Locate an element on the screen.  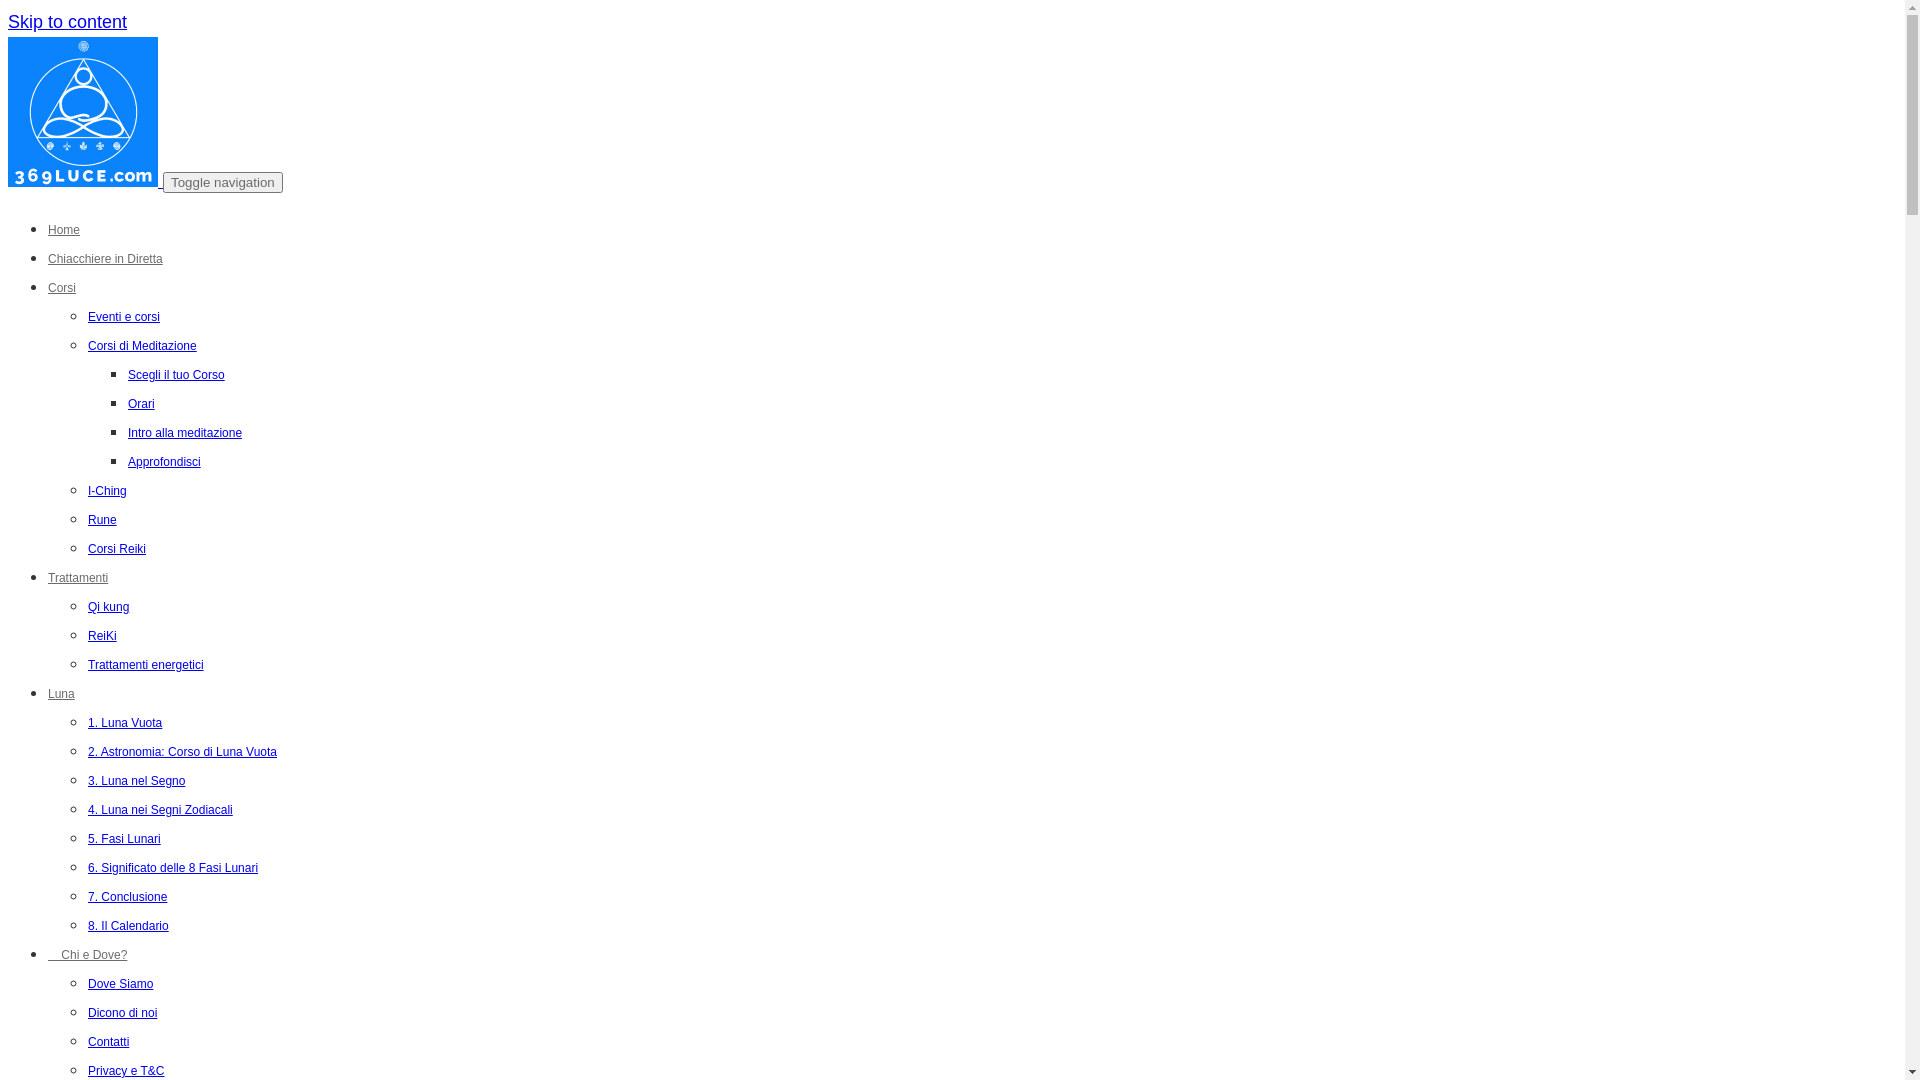
'Approfondisci' is located at coordinates (127, 462).